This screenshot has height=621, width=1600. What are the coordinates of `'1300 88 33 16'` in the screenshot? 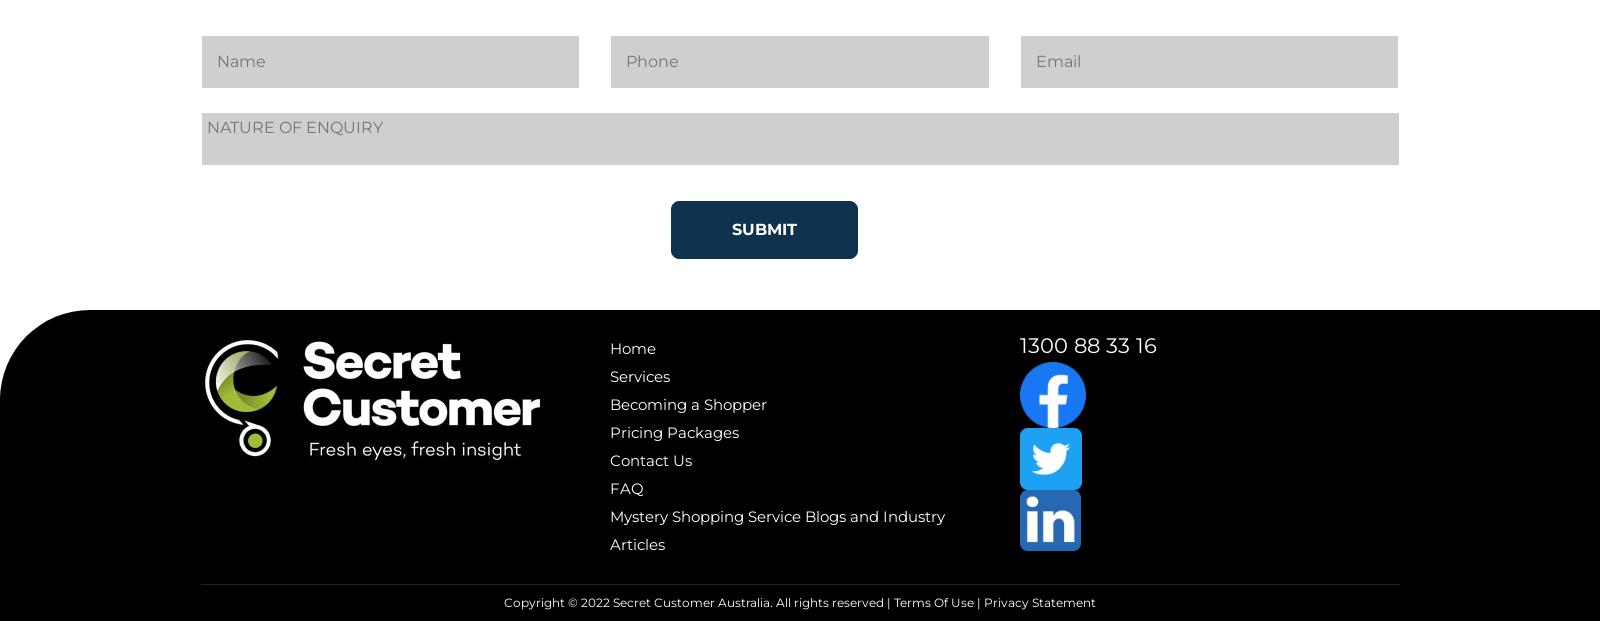 It's located at (1088, 345).